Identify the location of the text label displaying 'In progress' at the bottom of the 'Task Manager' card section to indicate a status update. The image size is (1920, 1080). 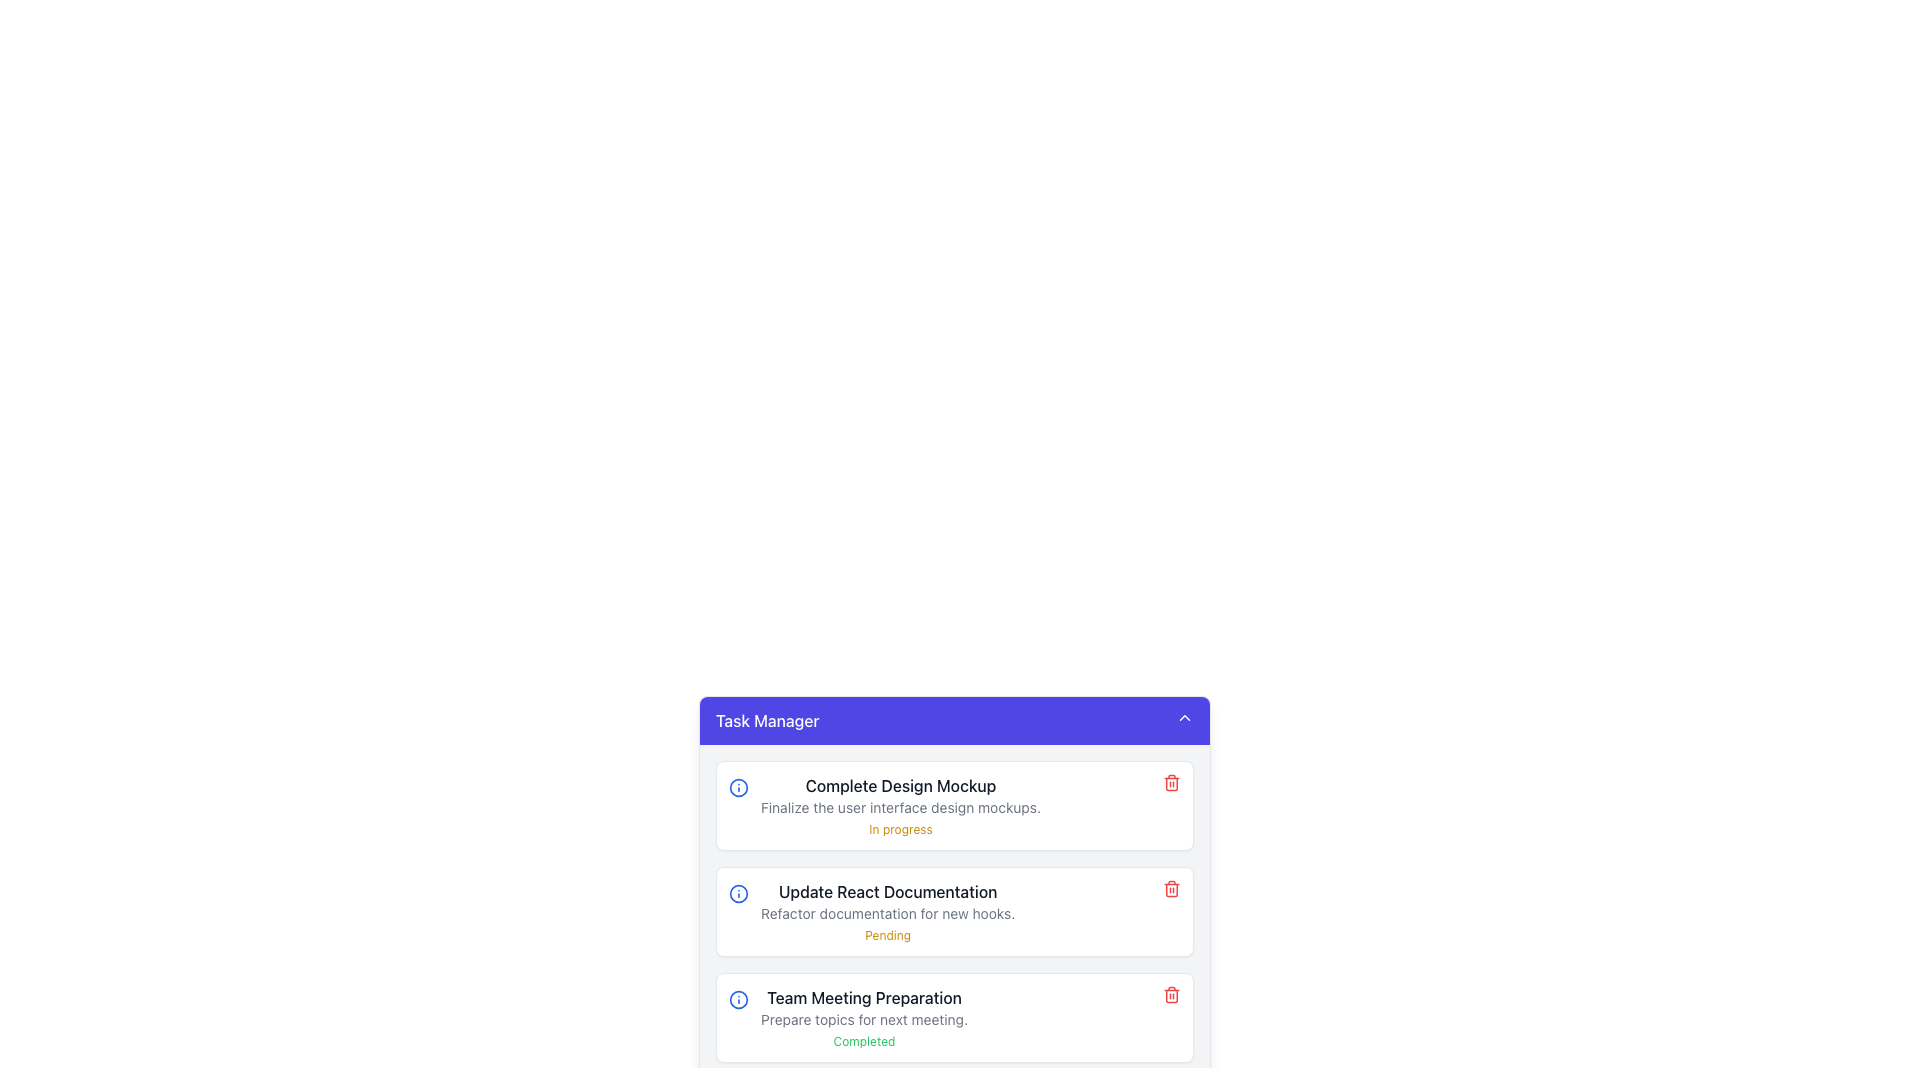
(900, 829).